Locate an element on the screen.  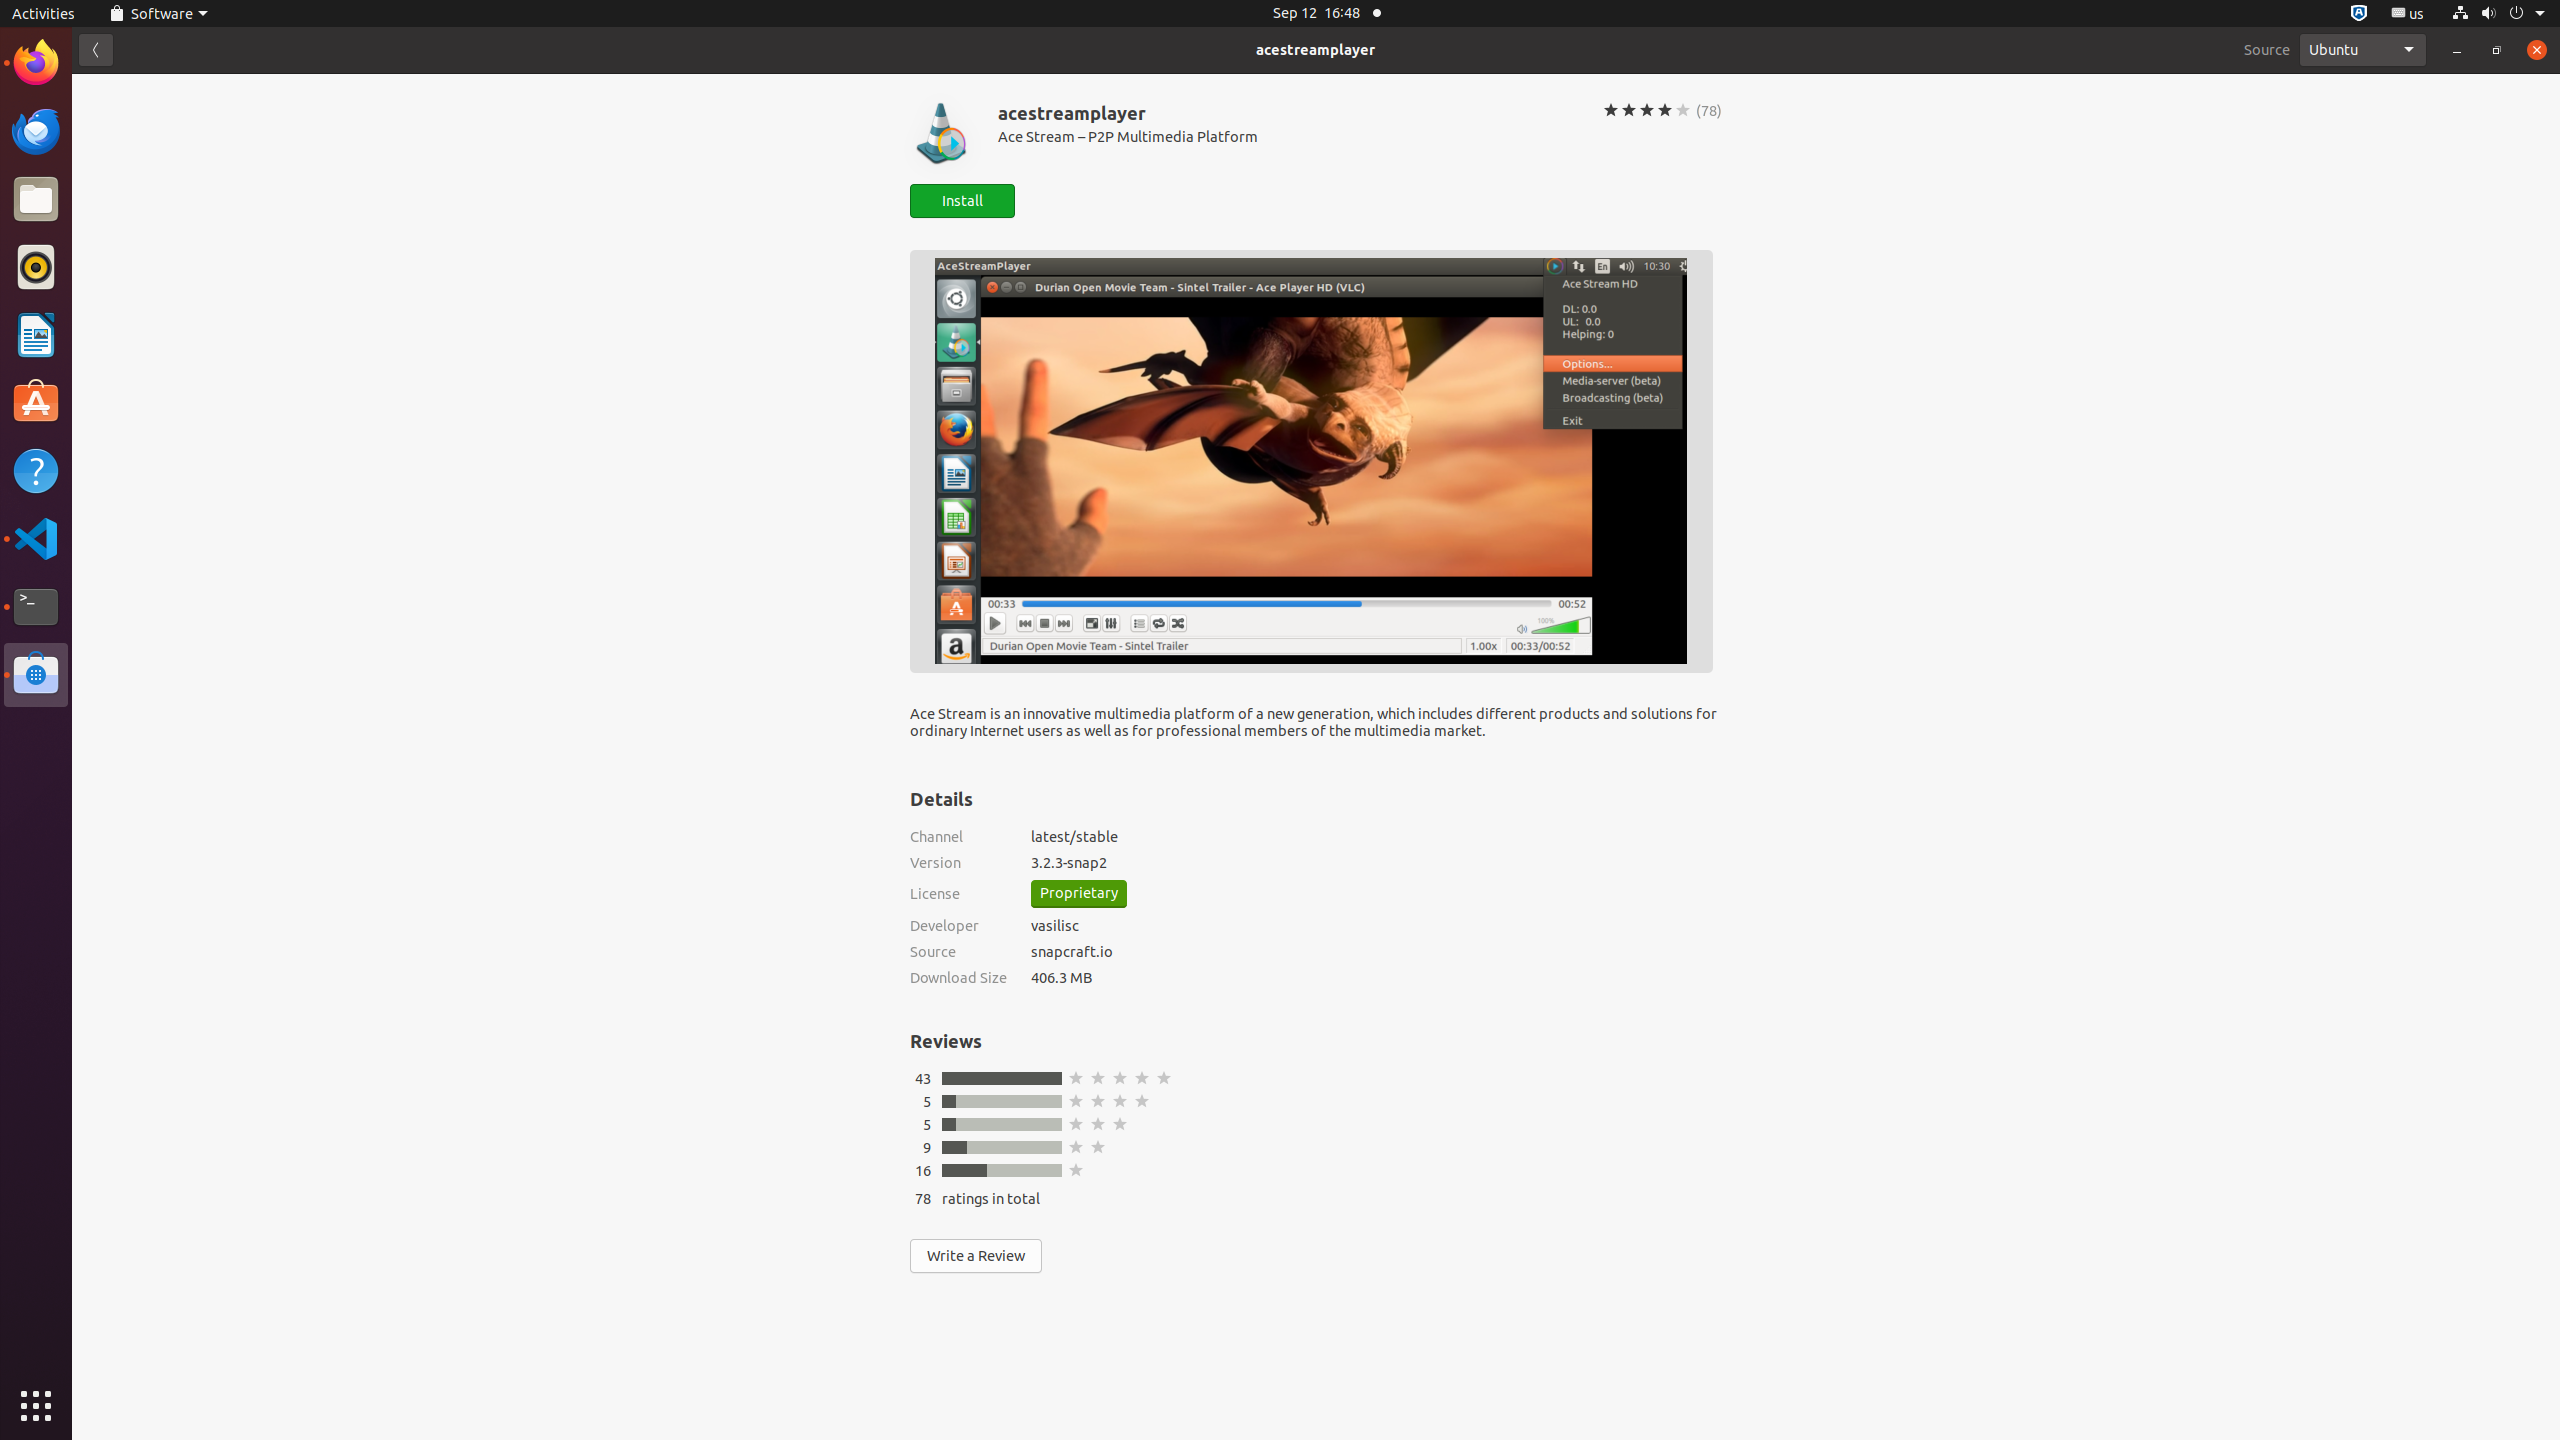
'acestreamplayer' is located at coordinates (1314, 49).